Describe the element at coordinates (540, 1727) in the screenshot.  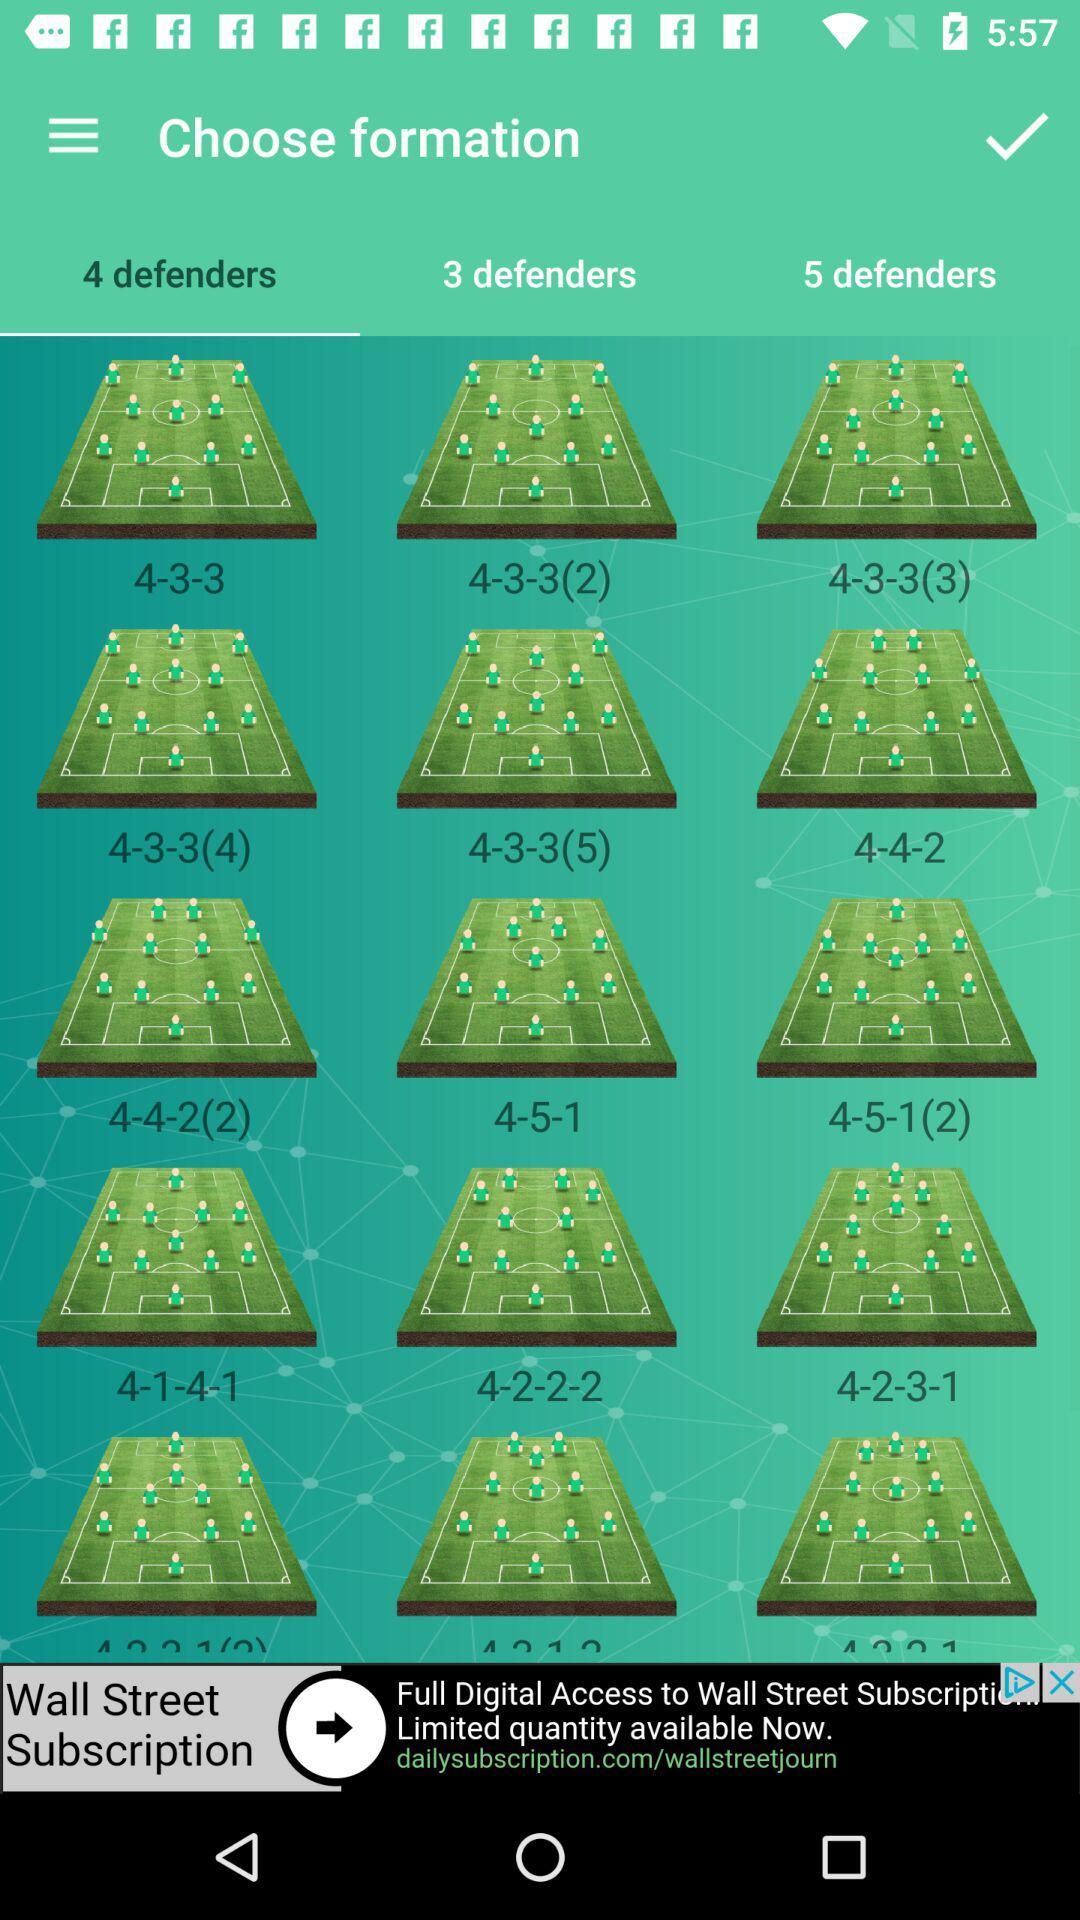
I see `app advertisement` at that location.